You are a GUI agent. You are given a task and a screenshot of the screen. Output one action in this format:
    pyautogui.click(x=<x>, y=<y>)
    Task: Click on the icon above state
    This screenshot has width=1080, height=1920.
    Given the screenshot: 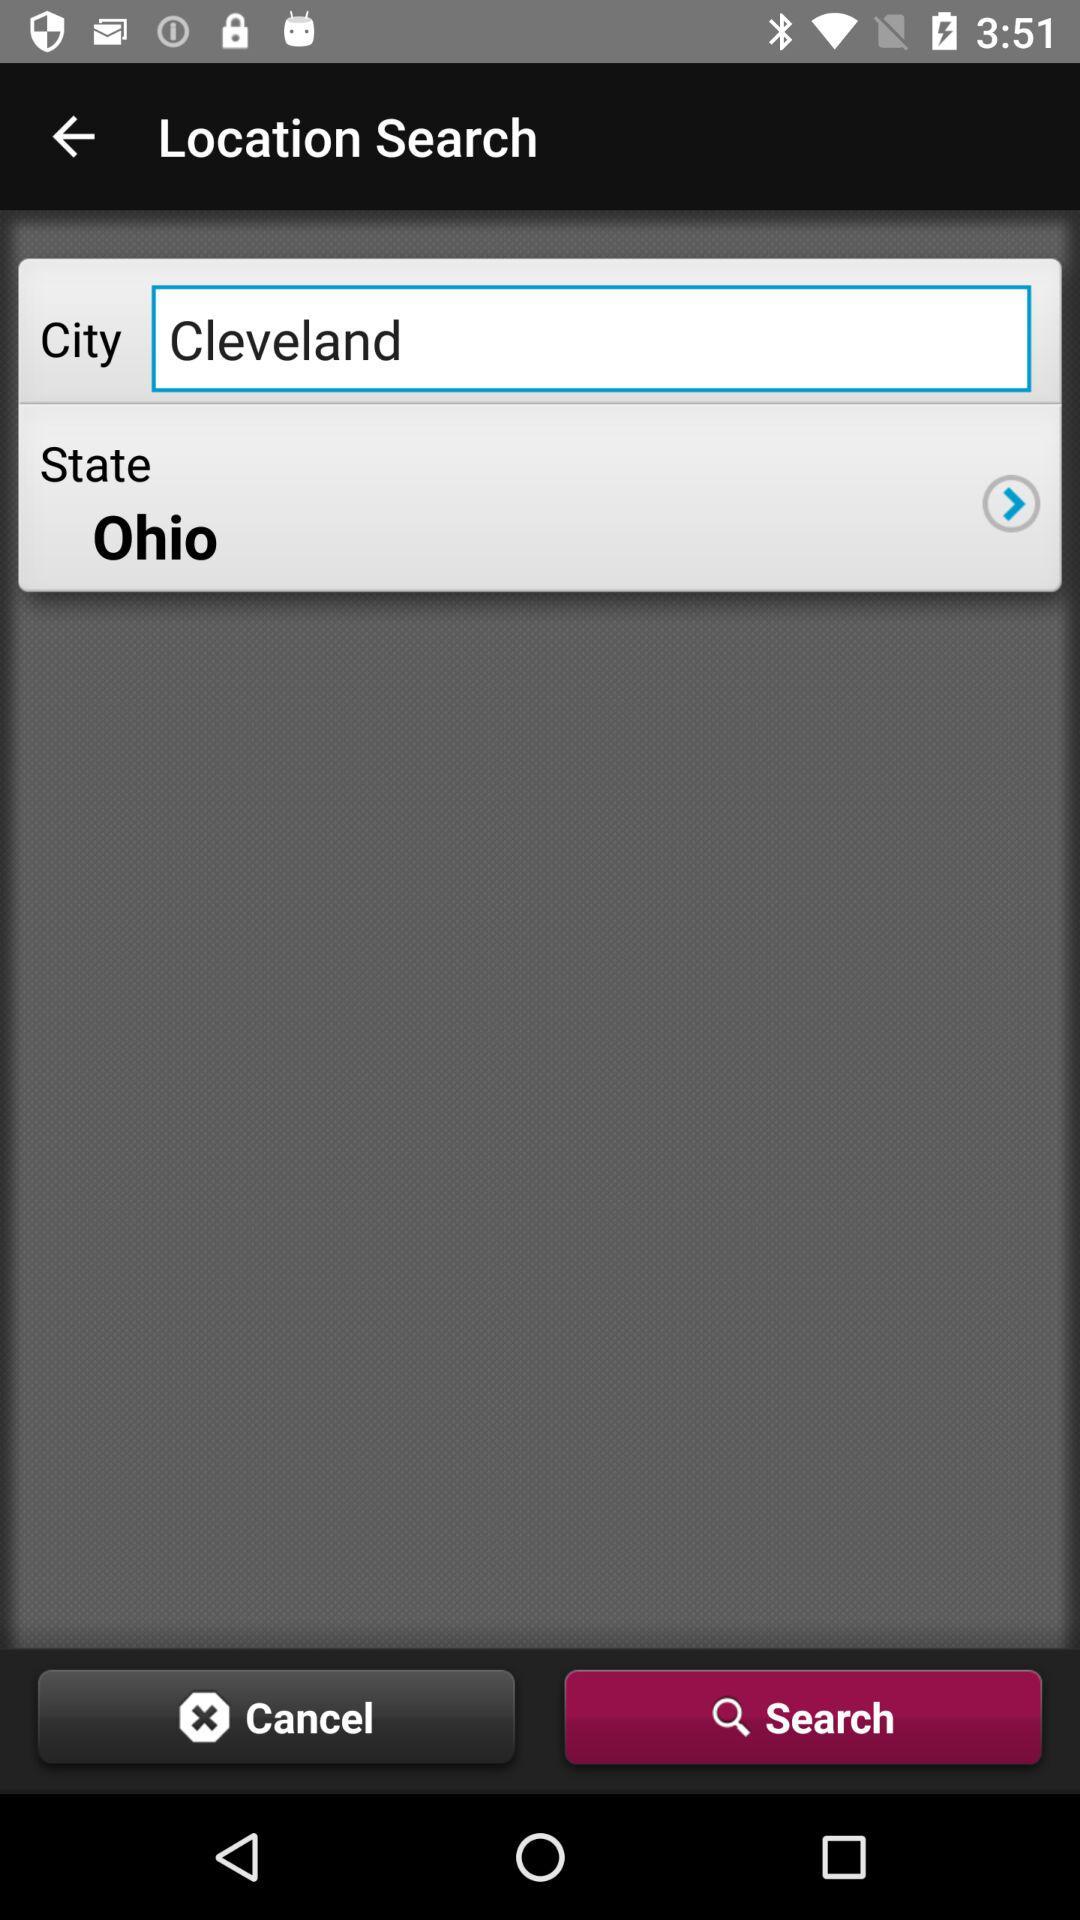 What is the action you would take?
    pyautogui.click(x=590, y=338)
    